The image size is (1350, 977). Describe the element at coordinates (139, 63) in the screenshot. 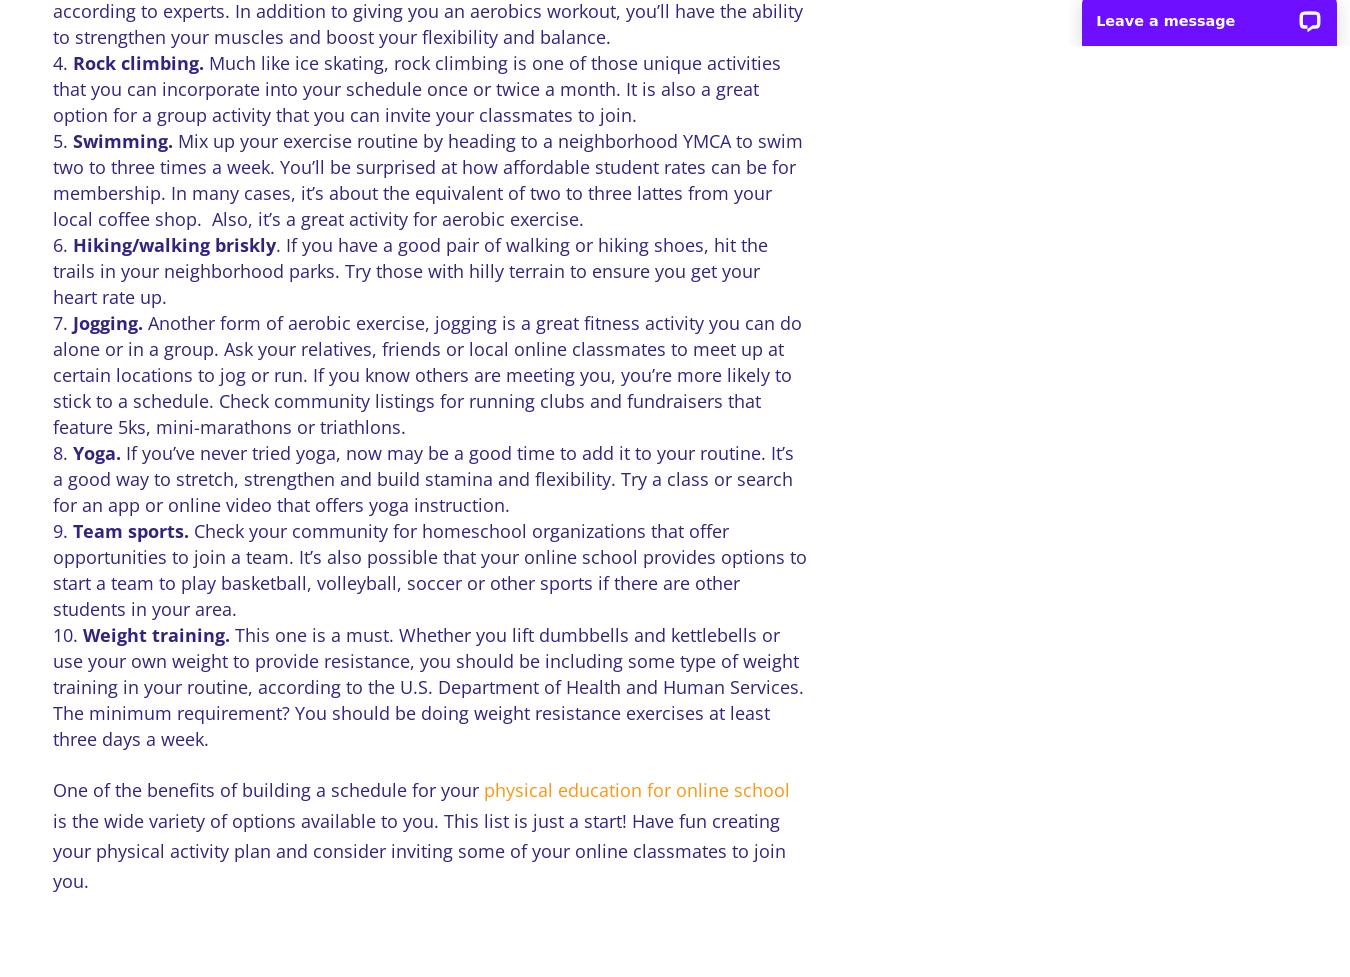

I see `'Rock climbing.'` at that location.